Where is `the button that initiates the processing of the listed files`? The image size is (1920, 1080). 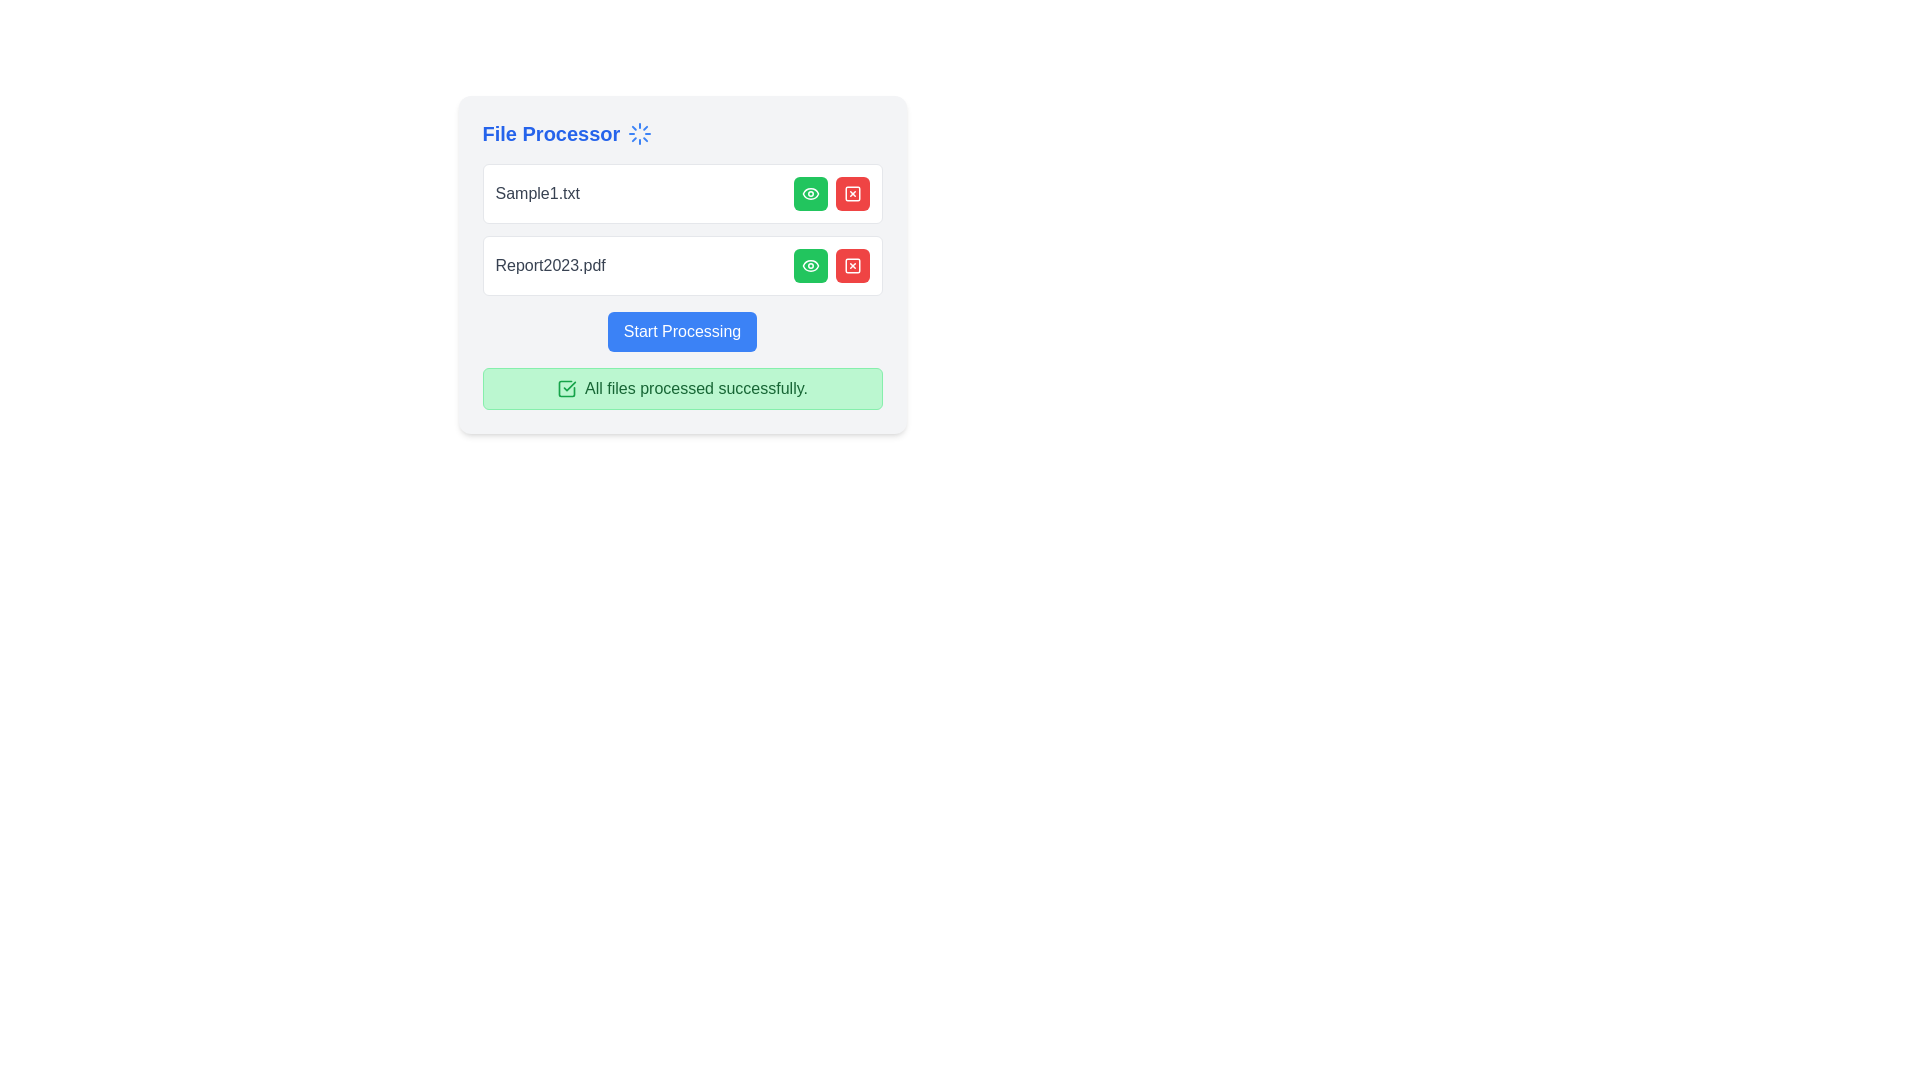
the button that initiates the processing of the listed files is located at coordinates (682, 330).